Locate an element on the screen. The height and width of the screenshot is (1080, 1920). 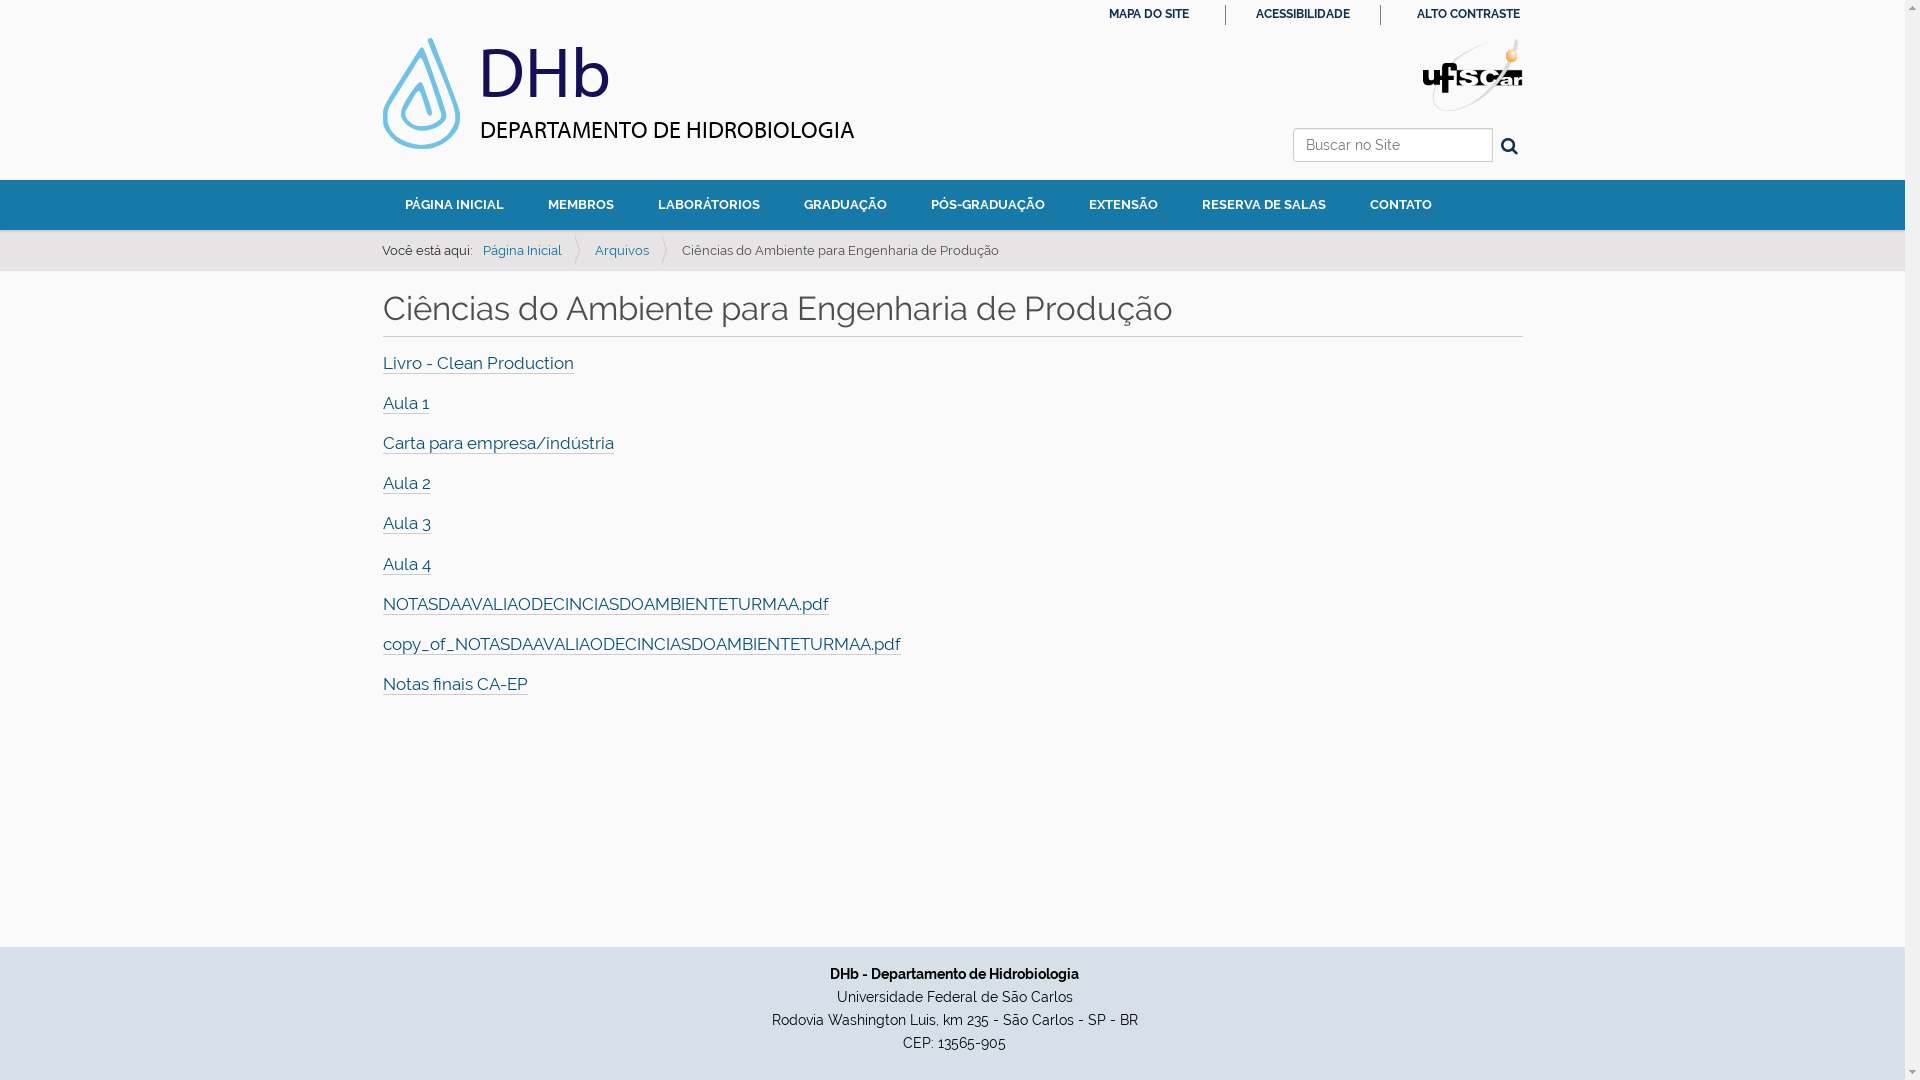
'Buscar no Site' is located at coordinates (1291, 144).